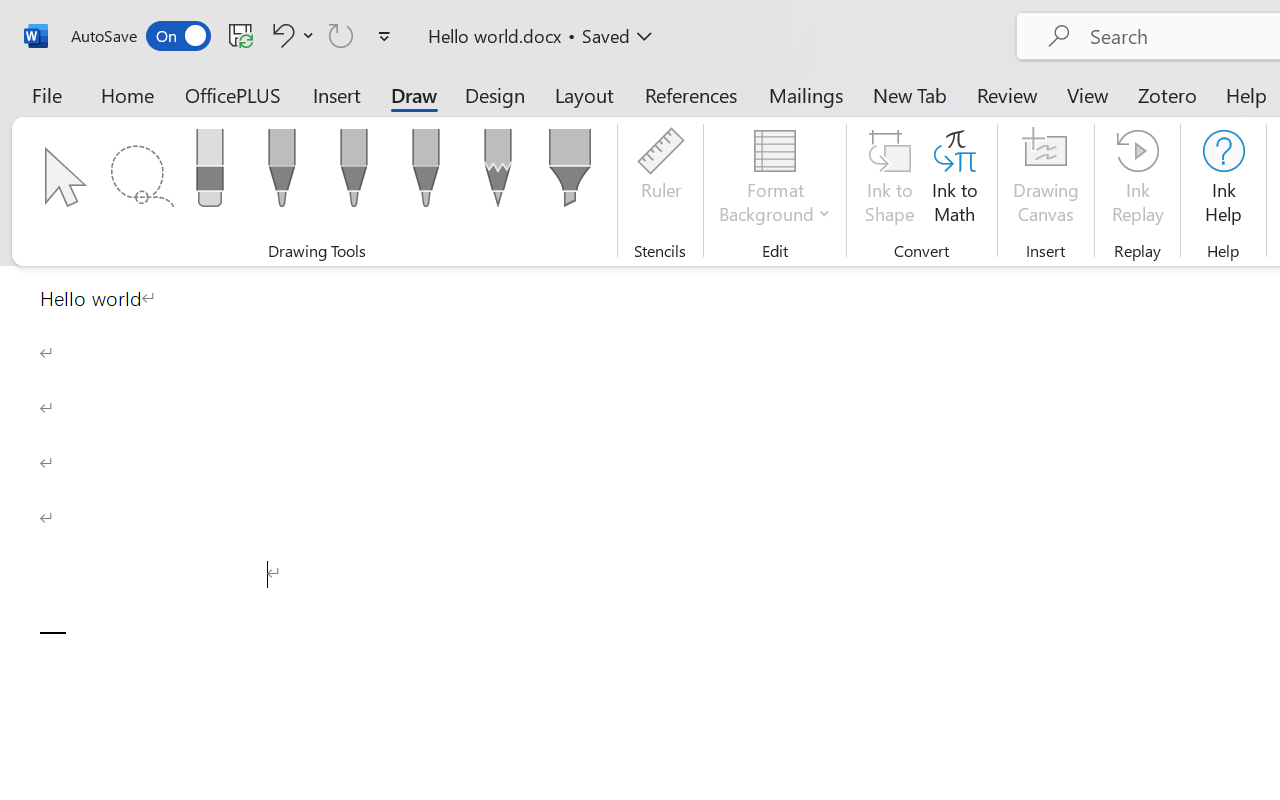 The height and width of the screenshot is (800, 1280). Describe the element at coordinates (806, 94) in the screenshot. I see `'Mailings'` at that location.